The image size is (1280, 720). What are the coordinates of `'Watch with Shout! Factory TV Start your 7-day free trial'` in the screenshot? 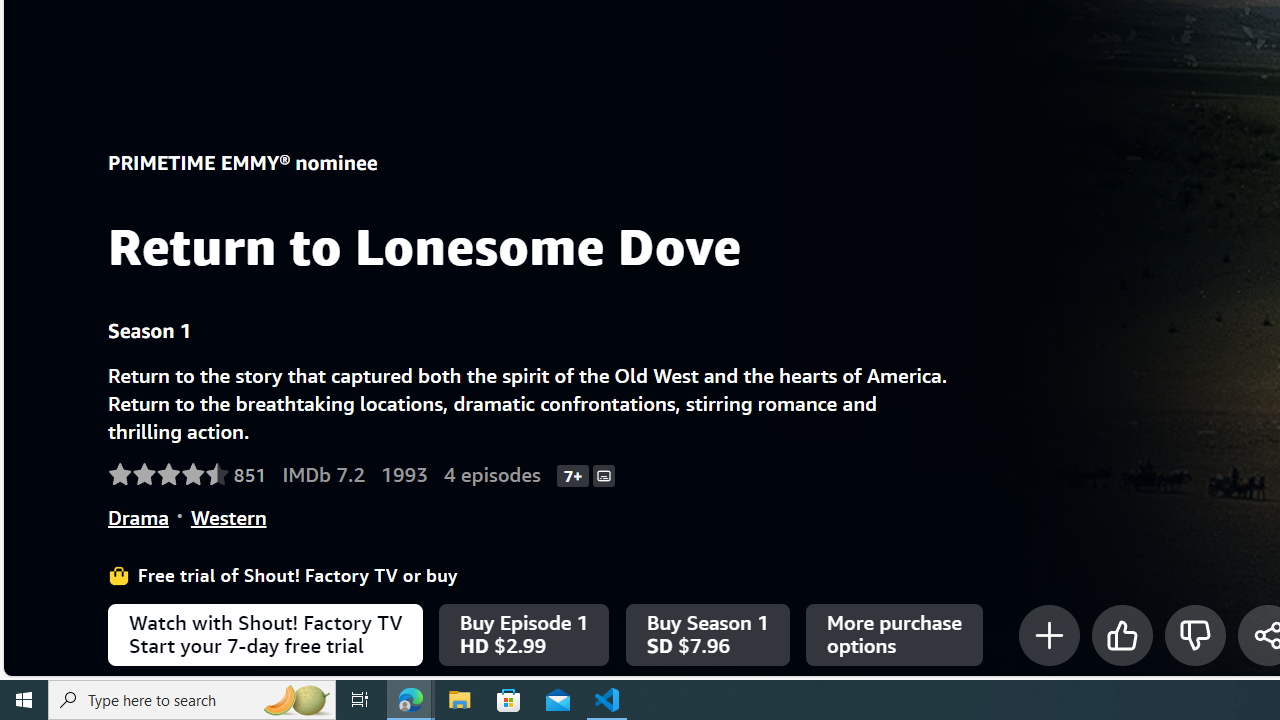 It's located at (264, 635).